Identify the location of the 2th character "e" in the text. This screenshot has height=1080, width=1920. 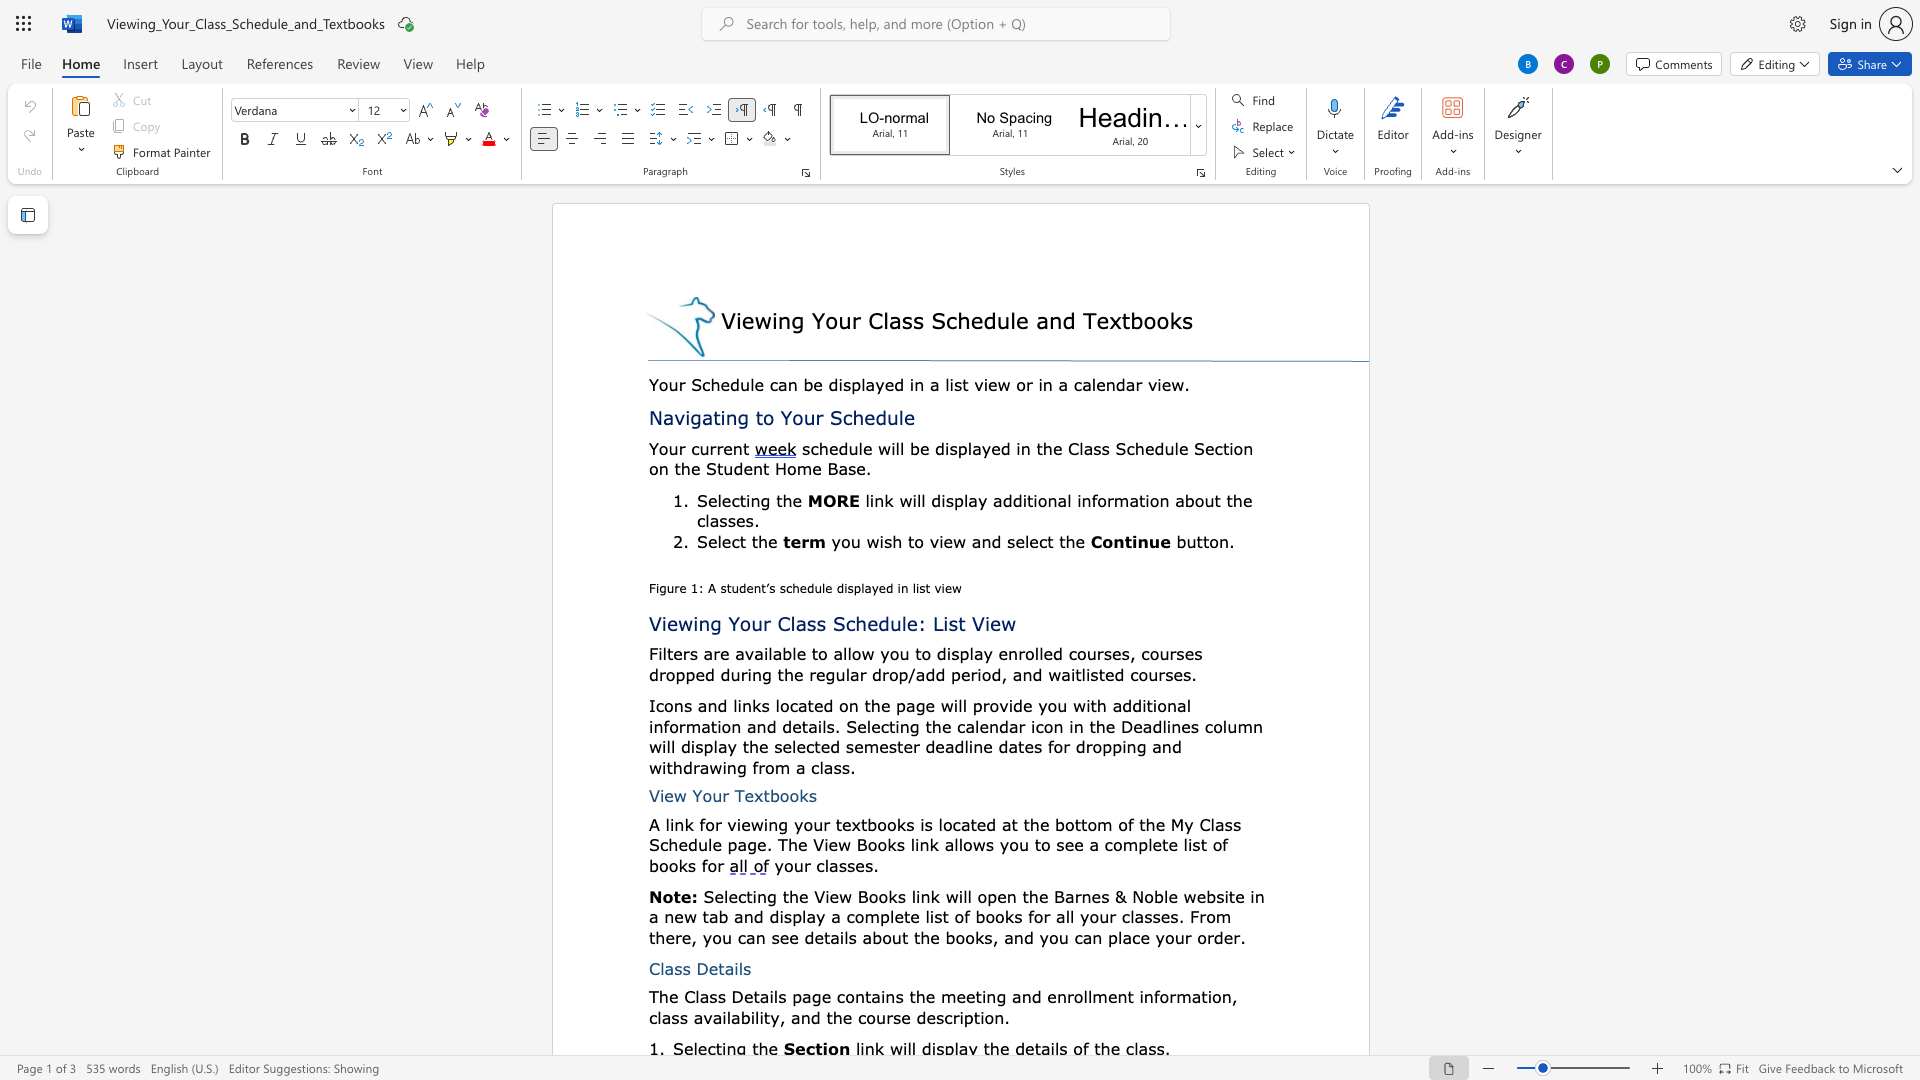
(725, 541).